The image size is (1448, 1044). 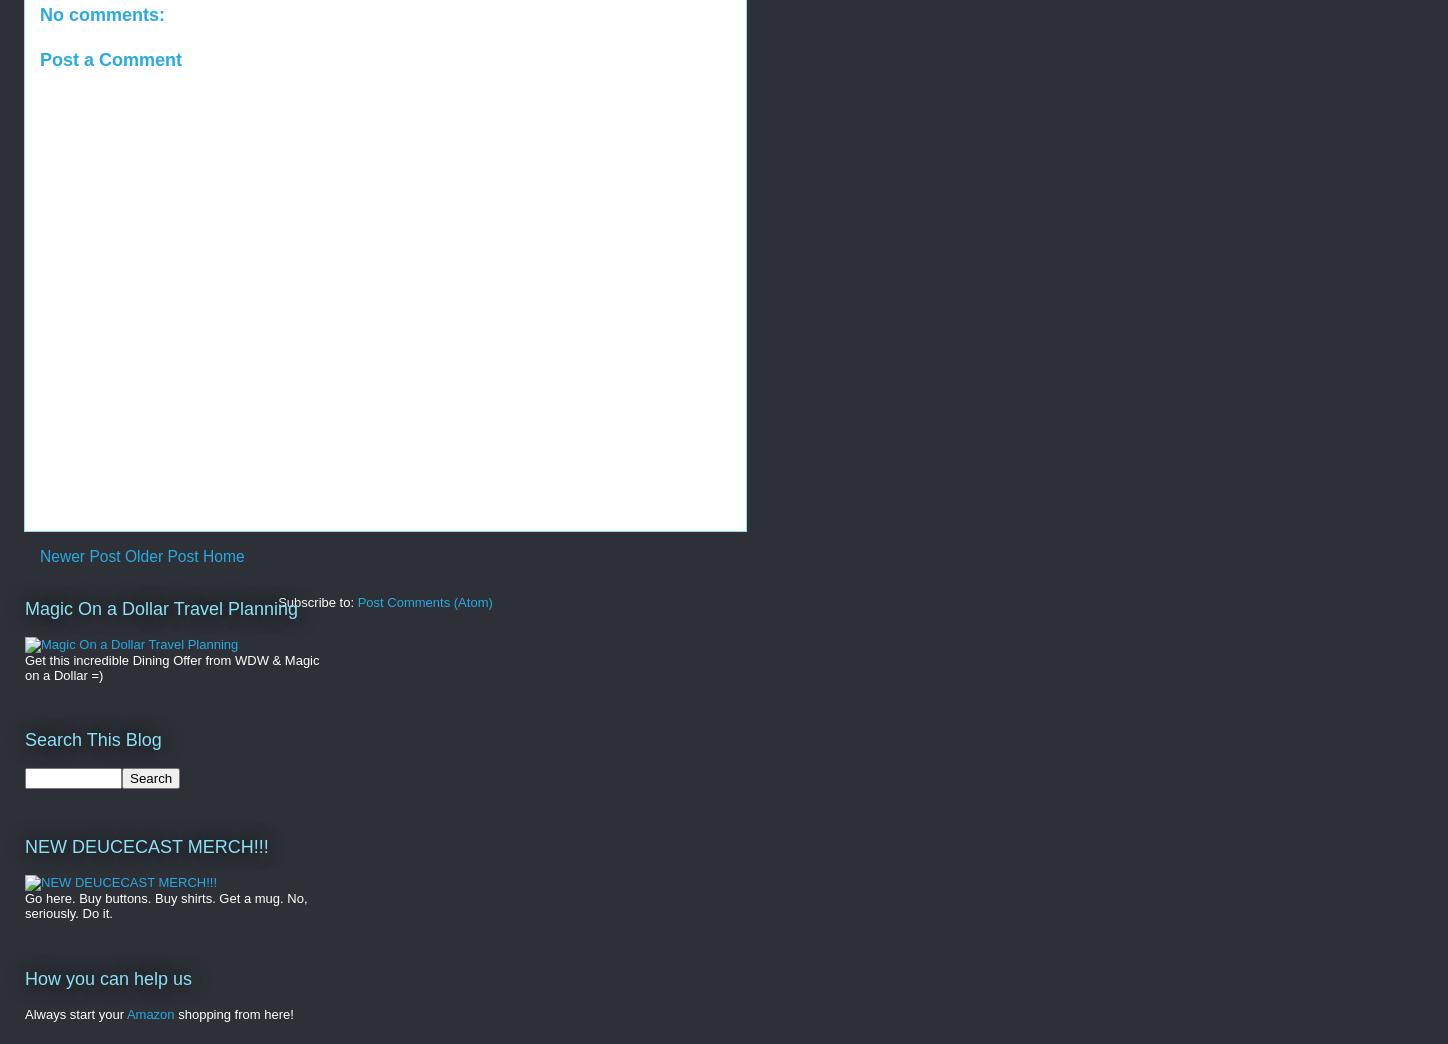 What do you see at coordinates (110, 57) in the screenshot?
I see `'Post a Comment'` at bounding box center [110, 57].